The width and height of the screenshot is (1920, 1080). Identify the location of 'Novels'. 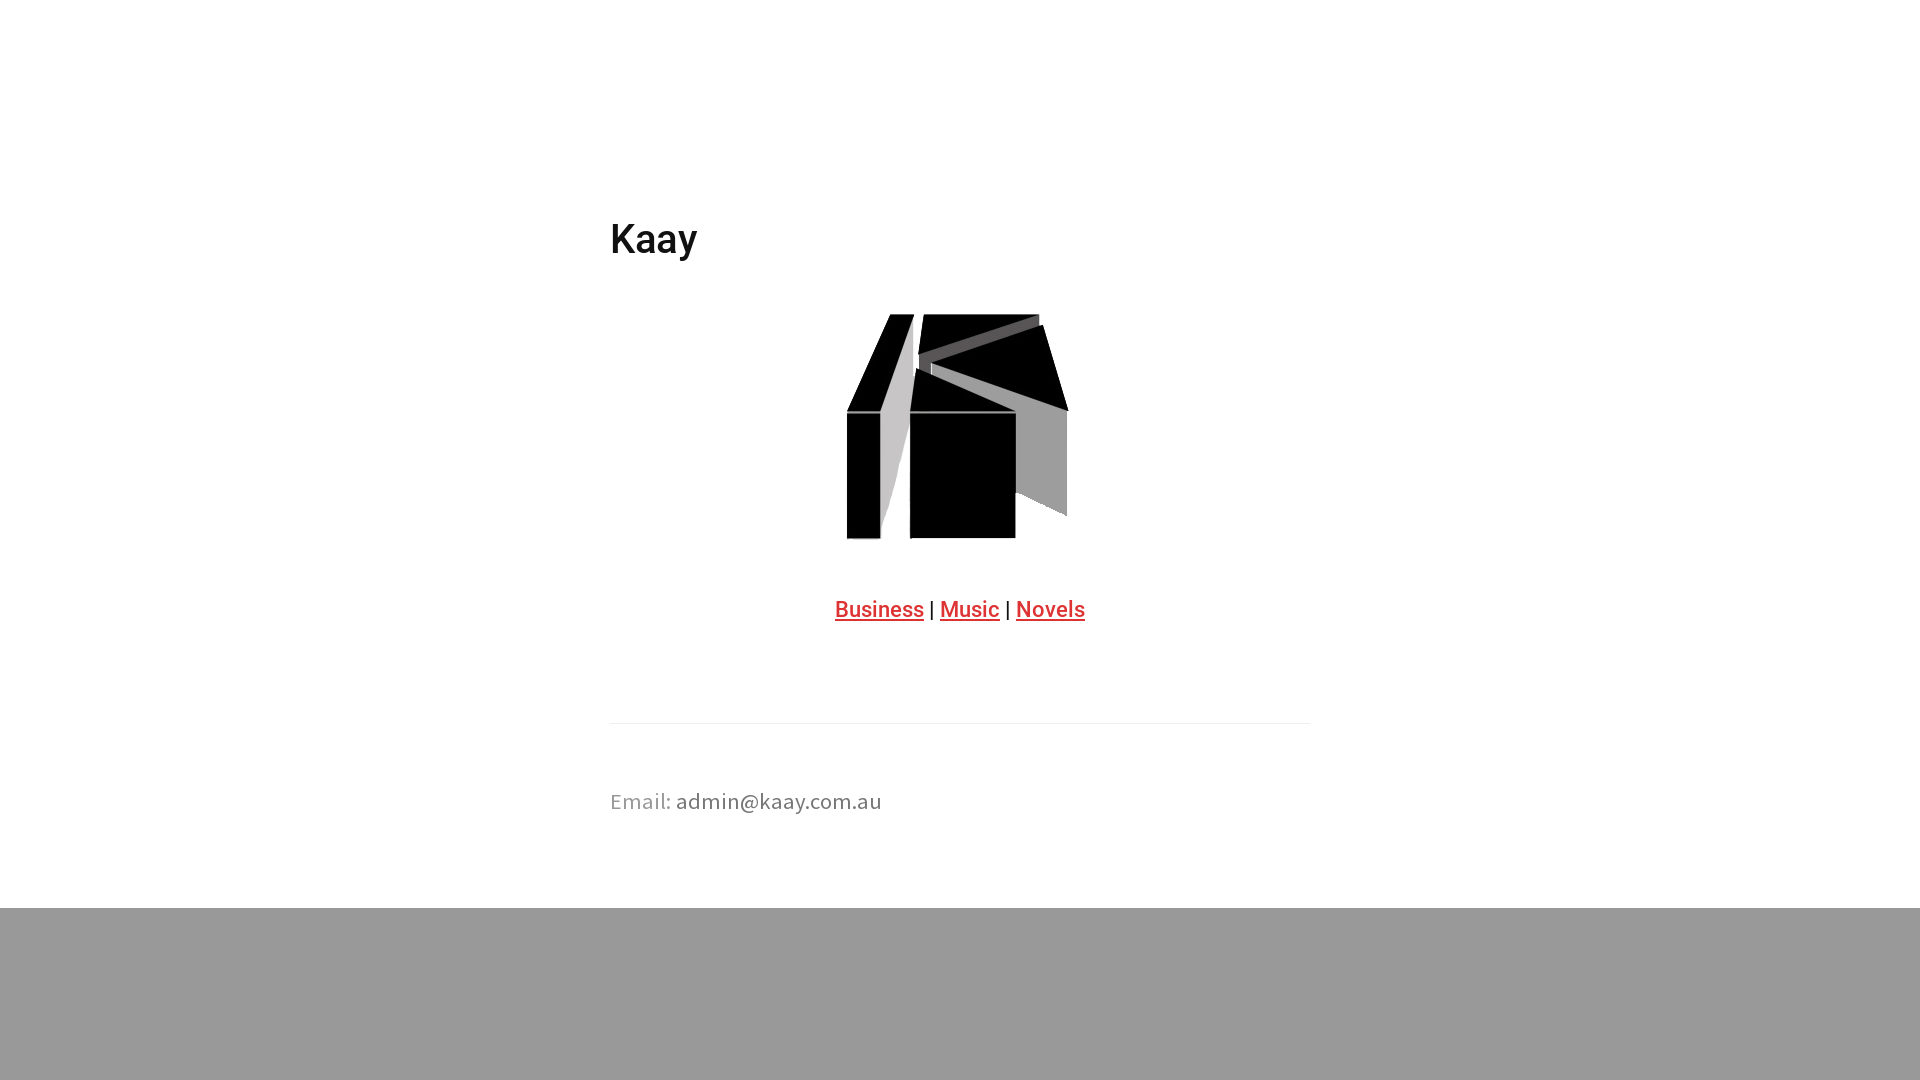
(1049, 608).